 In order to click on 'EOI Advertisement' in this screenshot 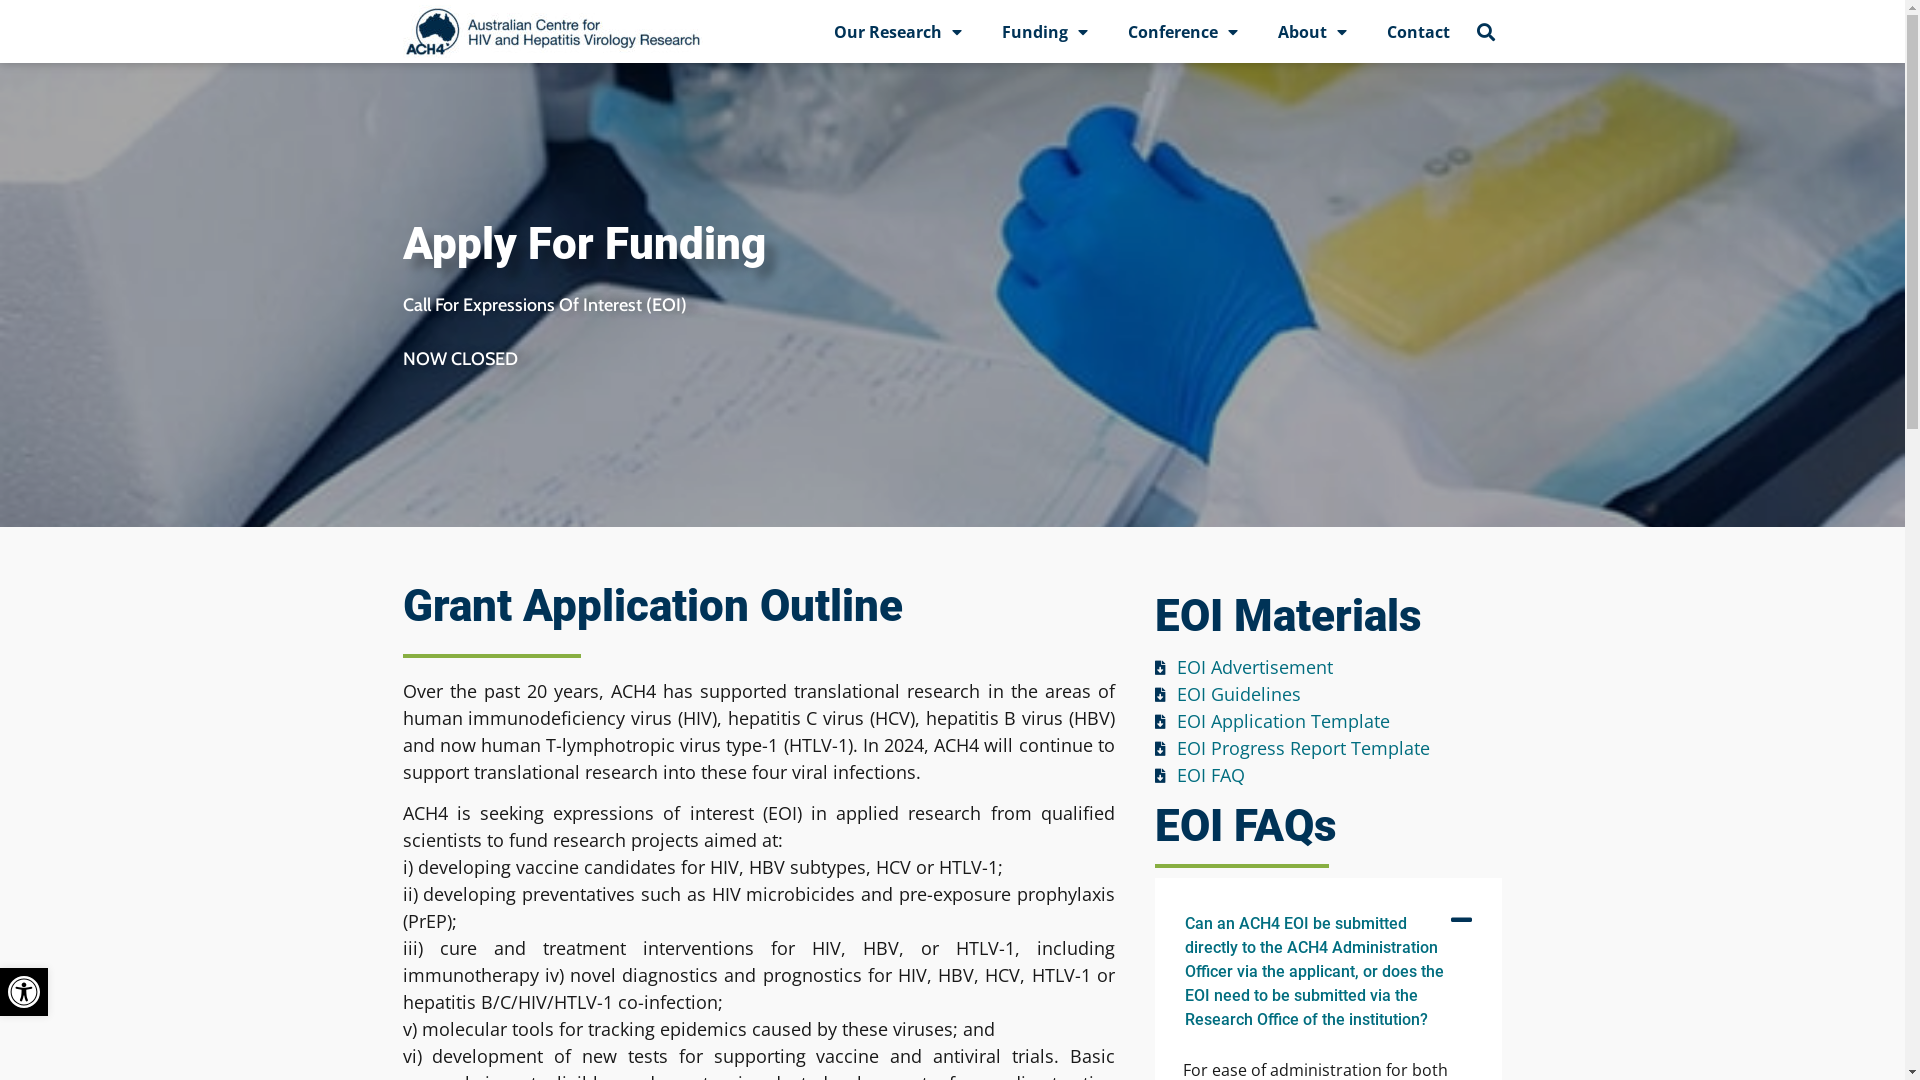, I will do `click(1329, 667)`.